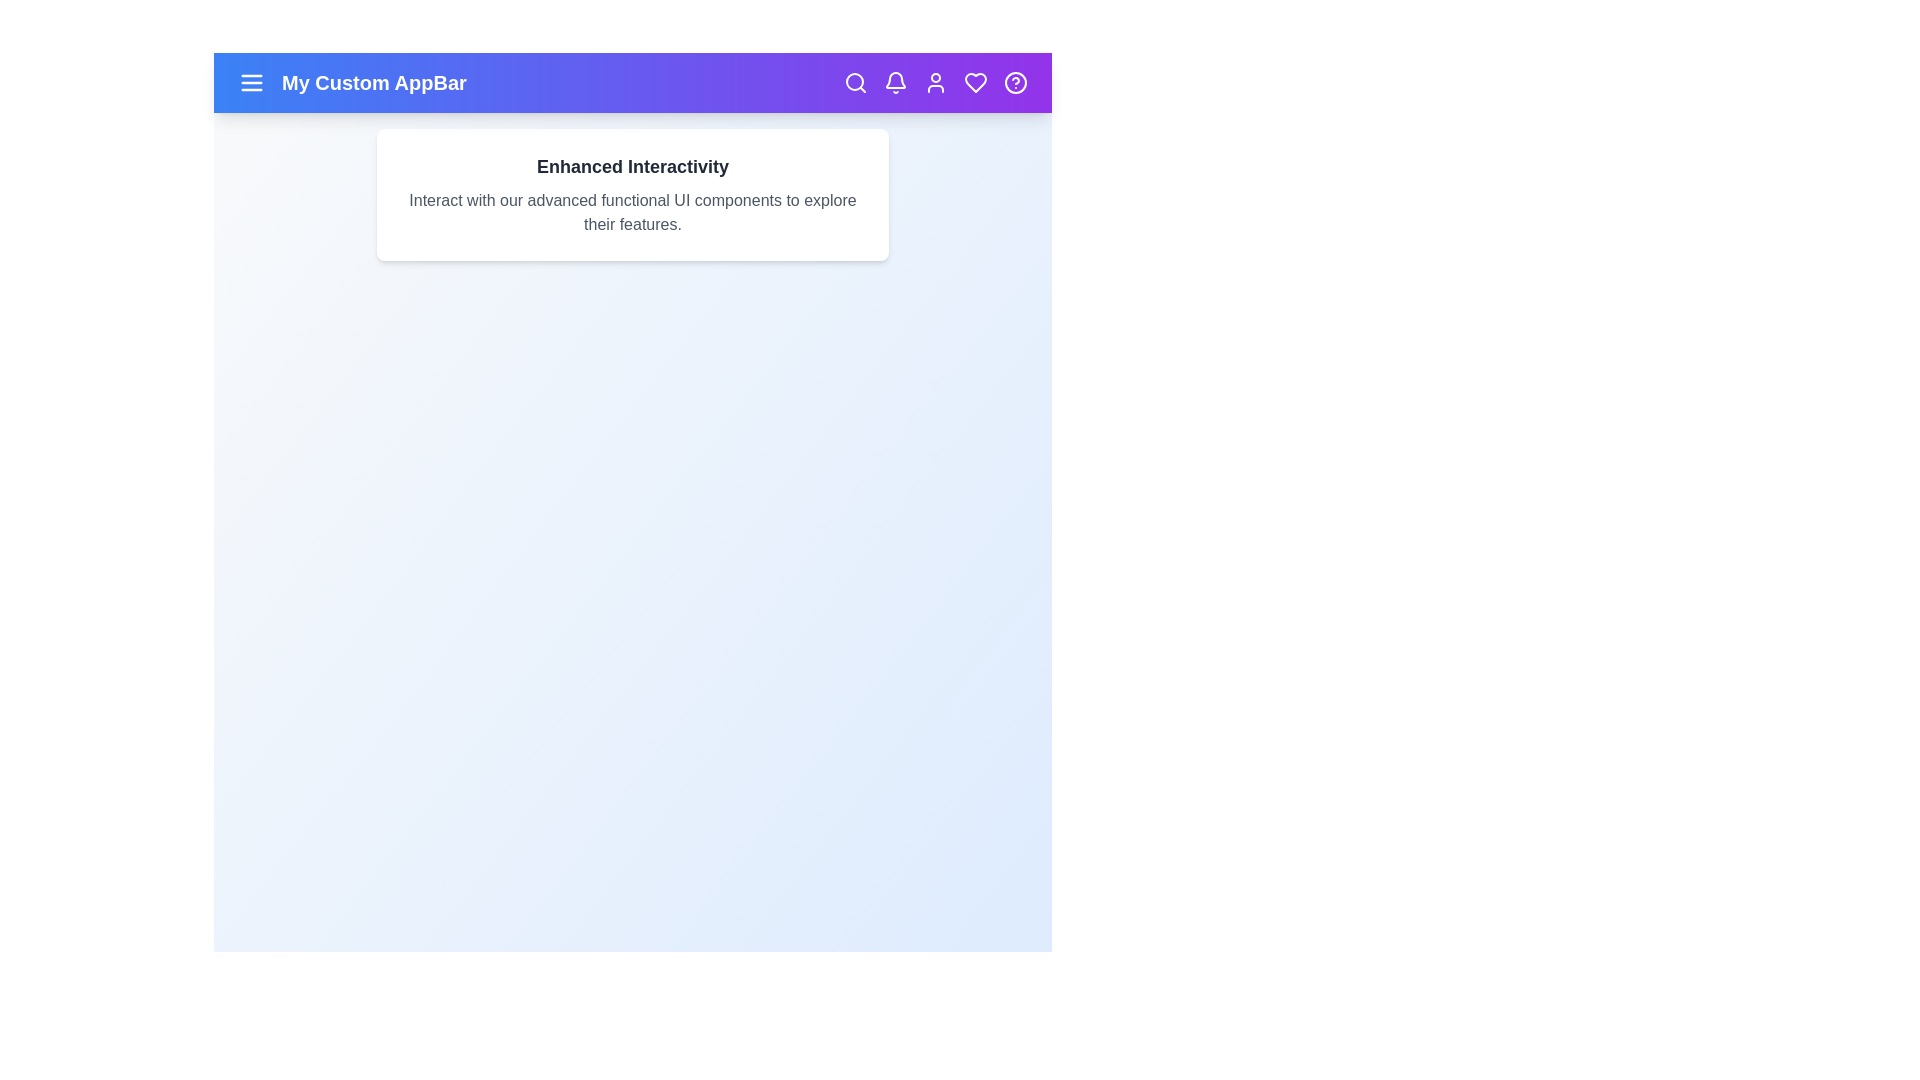 Image resolution: width=1920 pixels, height=1080 pixels. What do you see at coordinates (855, 82) in the screenshot?
I see `the search icon in the app bar` at bounding box center [855, 82].